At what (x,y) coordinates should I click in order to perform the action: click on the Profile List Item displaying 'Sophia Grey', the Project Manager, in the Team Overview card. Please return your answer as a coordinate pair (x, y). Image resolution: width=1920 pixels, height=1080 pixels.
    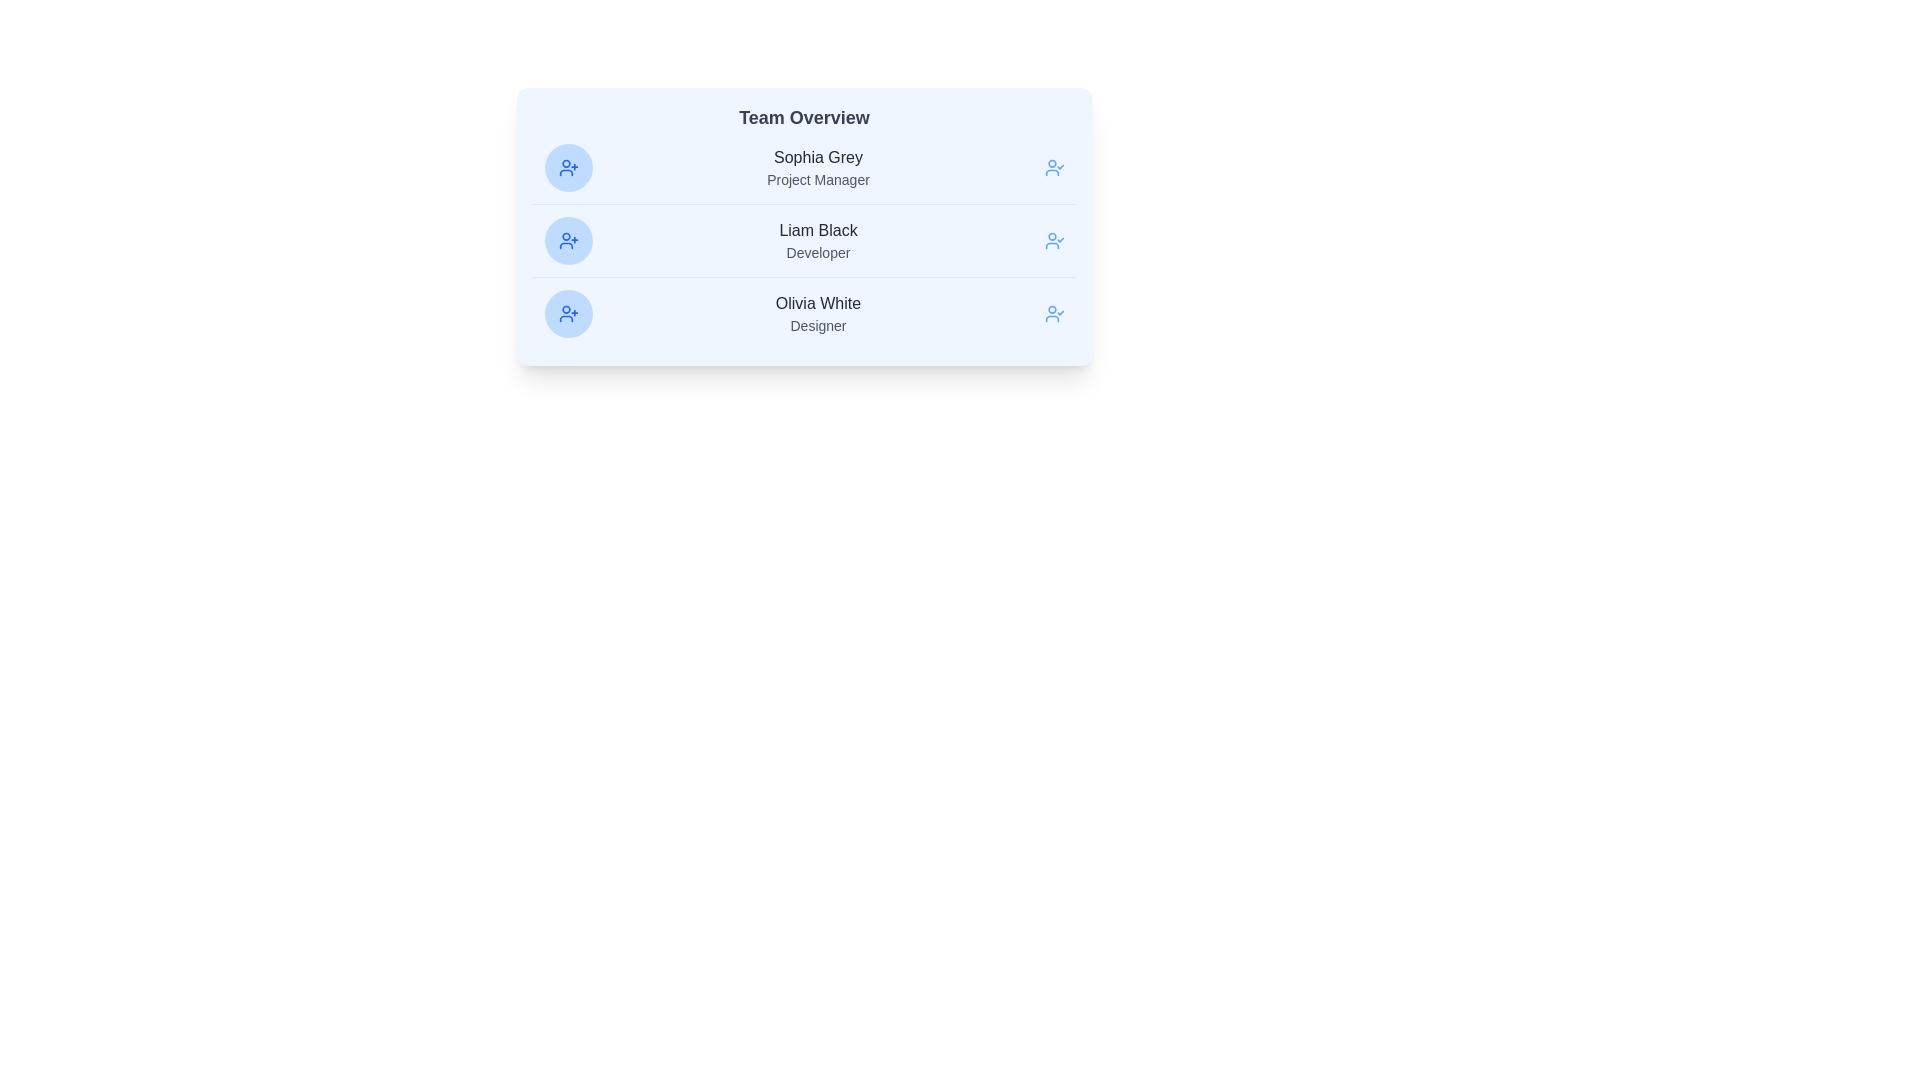
    Looking at the image, I should click on (804, 167).